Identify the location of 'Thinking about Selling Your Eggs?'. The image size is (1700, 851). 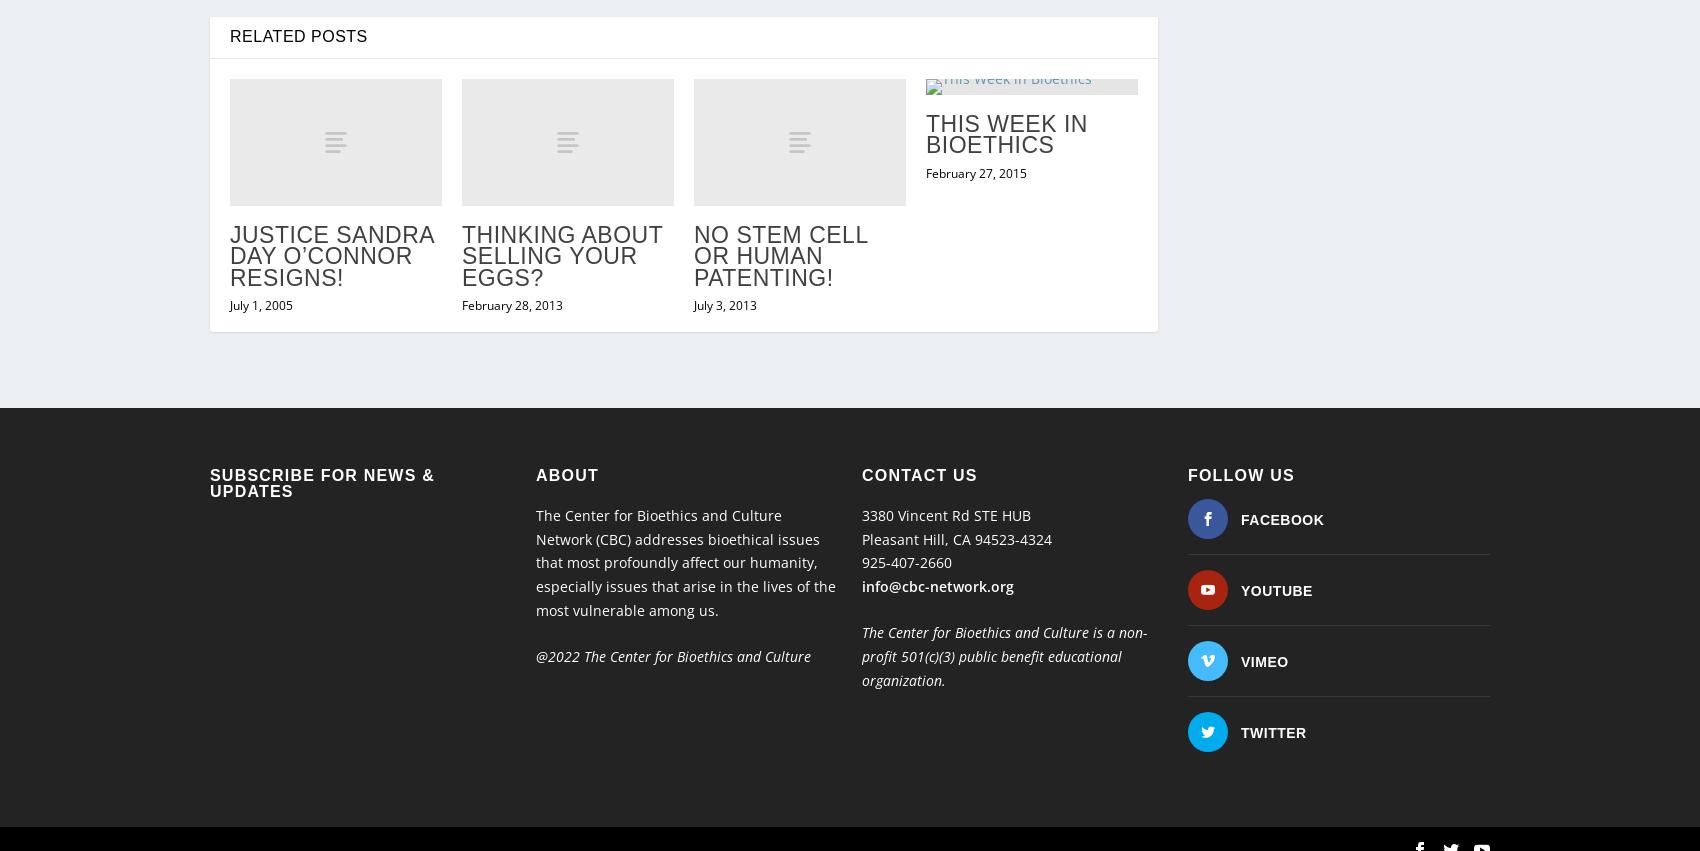
(561, 214).